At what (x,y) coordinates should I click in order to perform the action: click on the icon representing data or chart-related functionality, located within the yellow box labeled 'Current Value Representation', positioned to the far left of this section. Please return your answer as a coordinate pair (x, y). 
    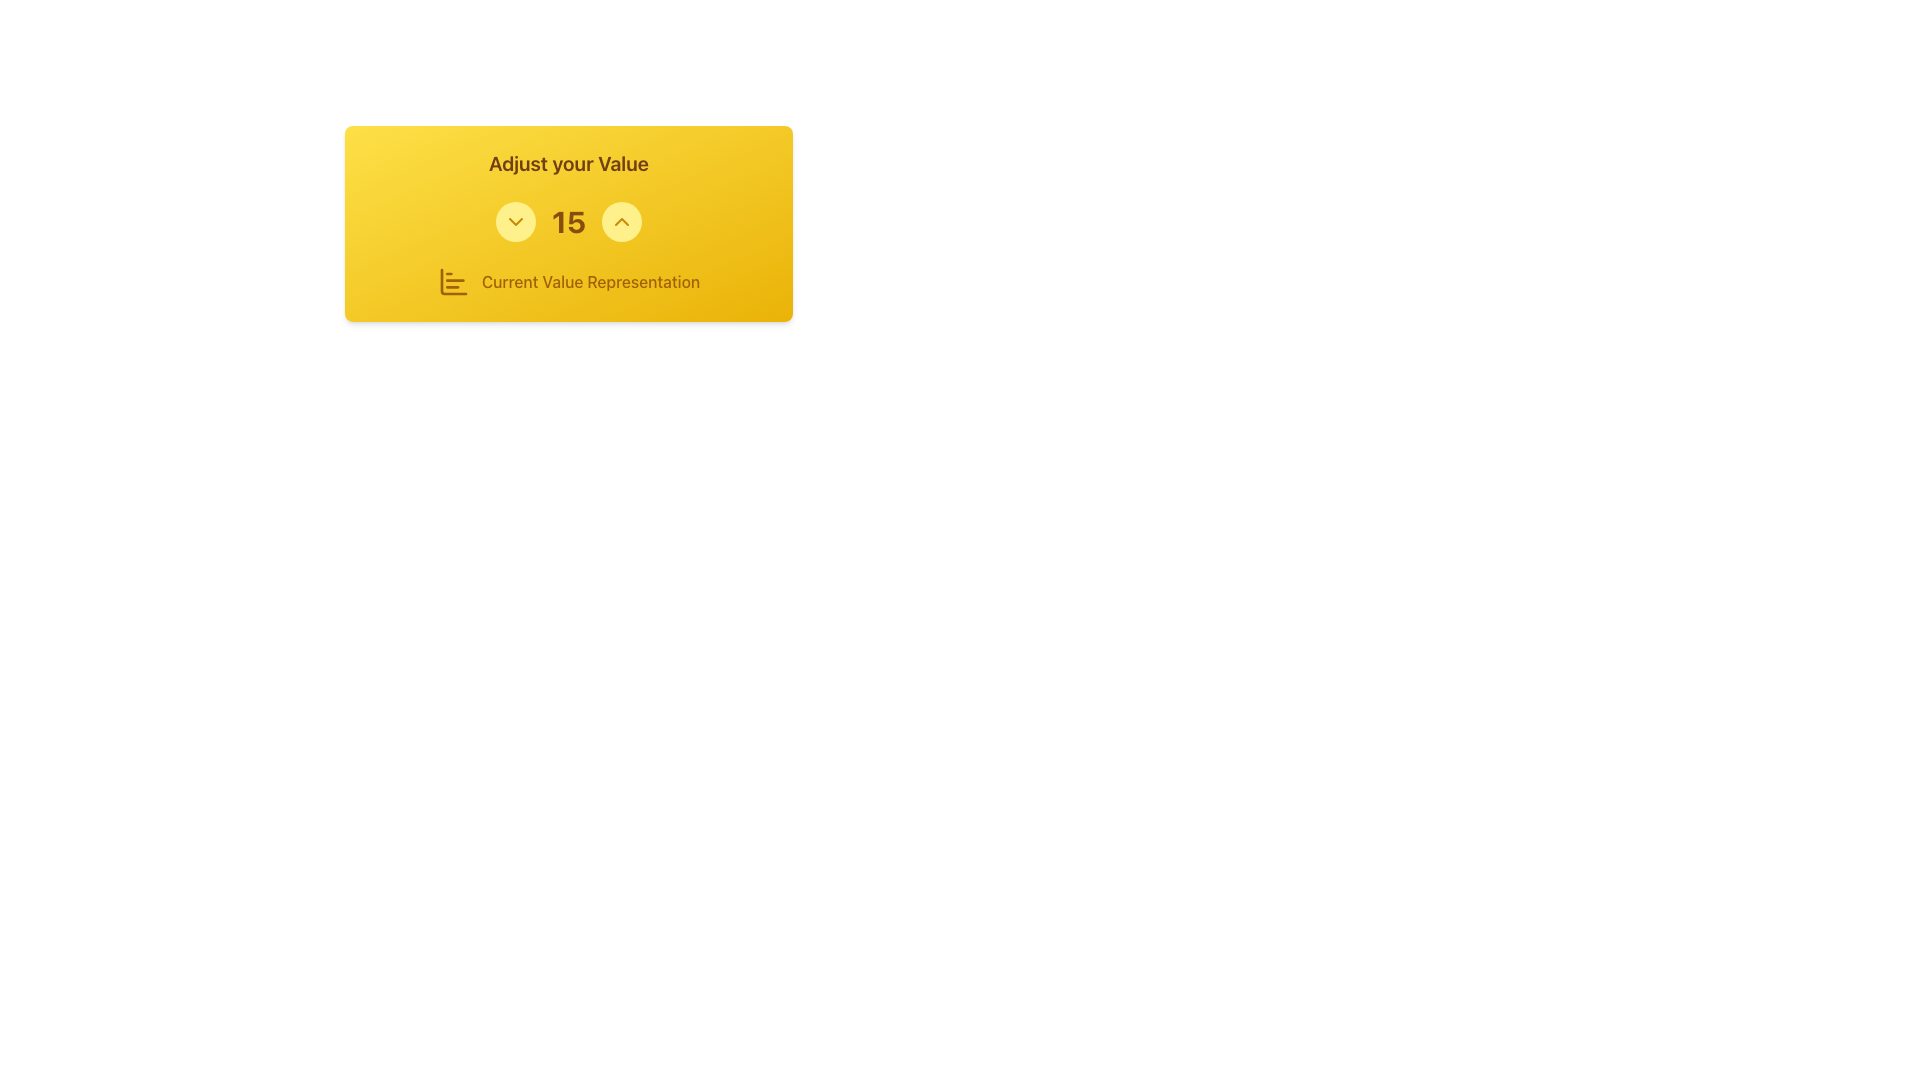
    Looking at the image, I should click on (452, 281).